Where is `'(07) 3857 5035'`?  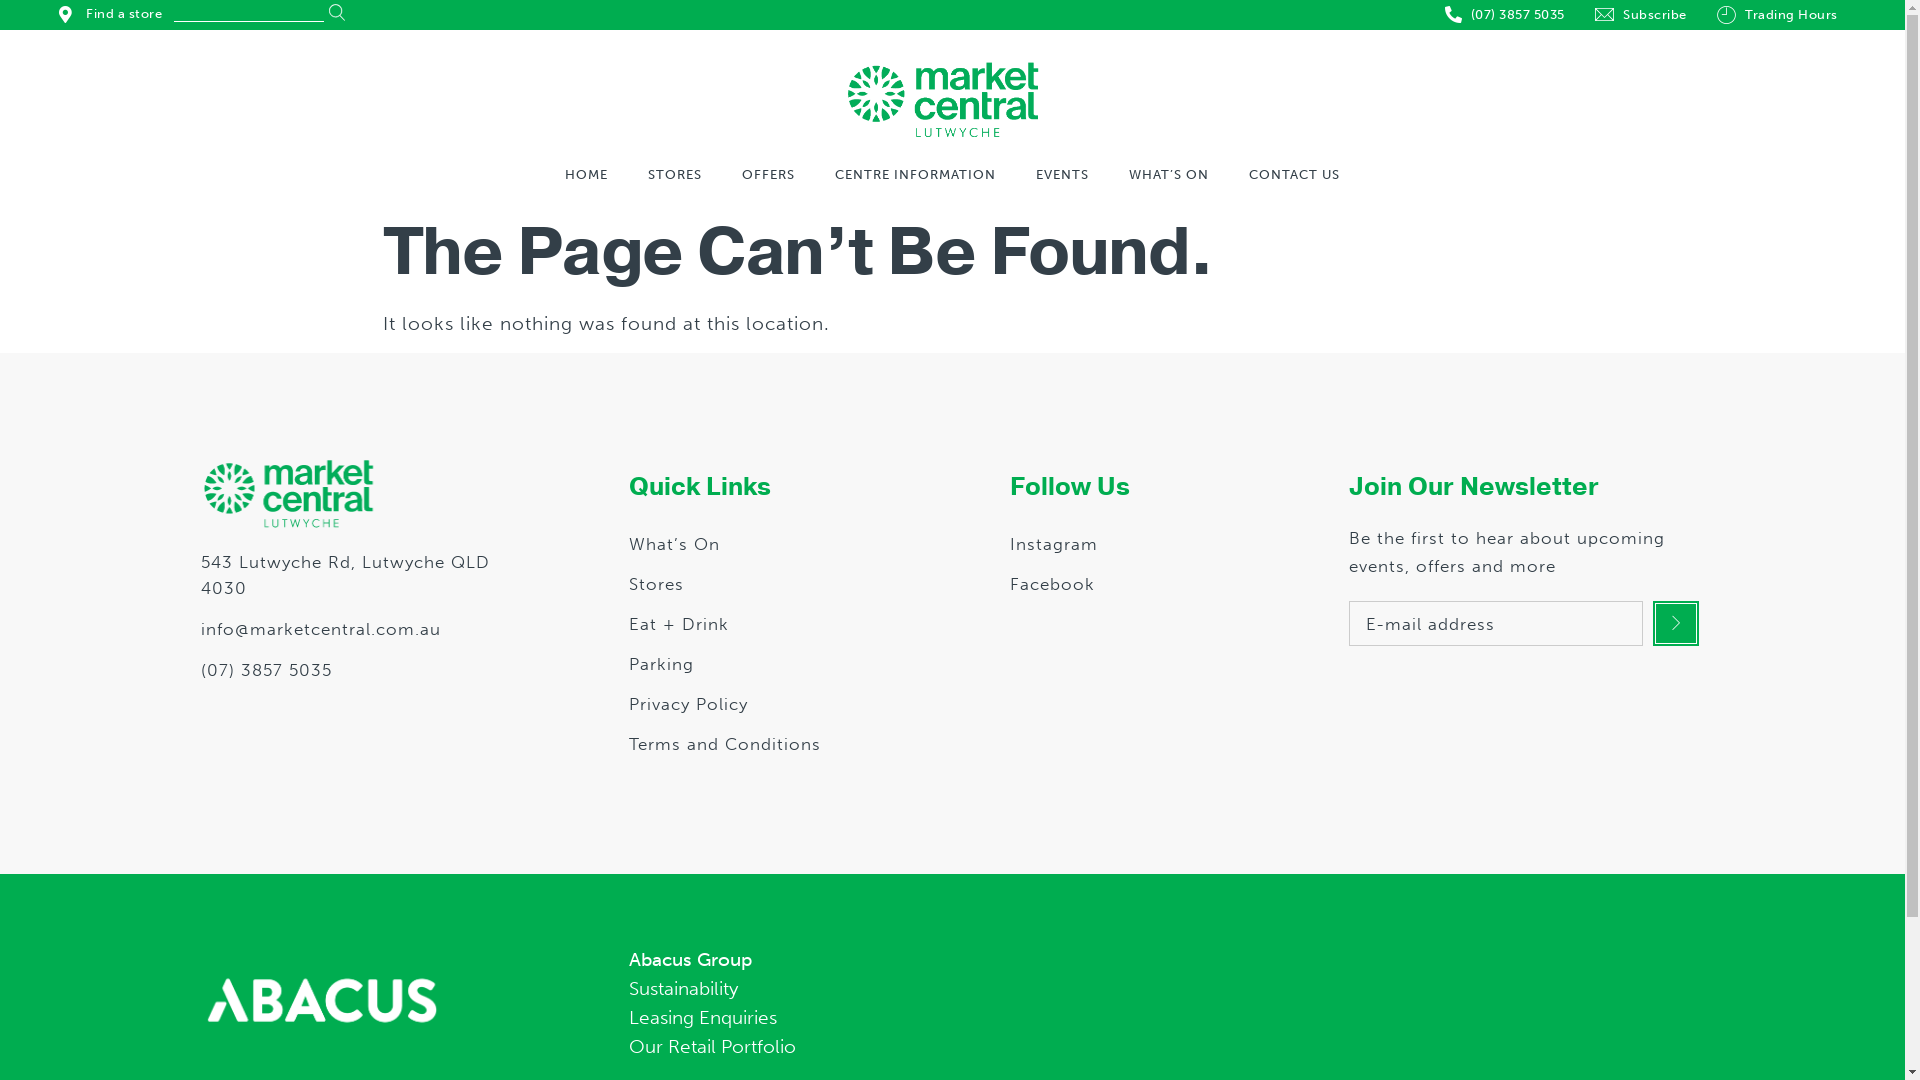
'(07) 3857 5035' is located at coordinates (1505, 15).